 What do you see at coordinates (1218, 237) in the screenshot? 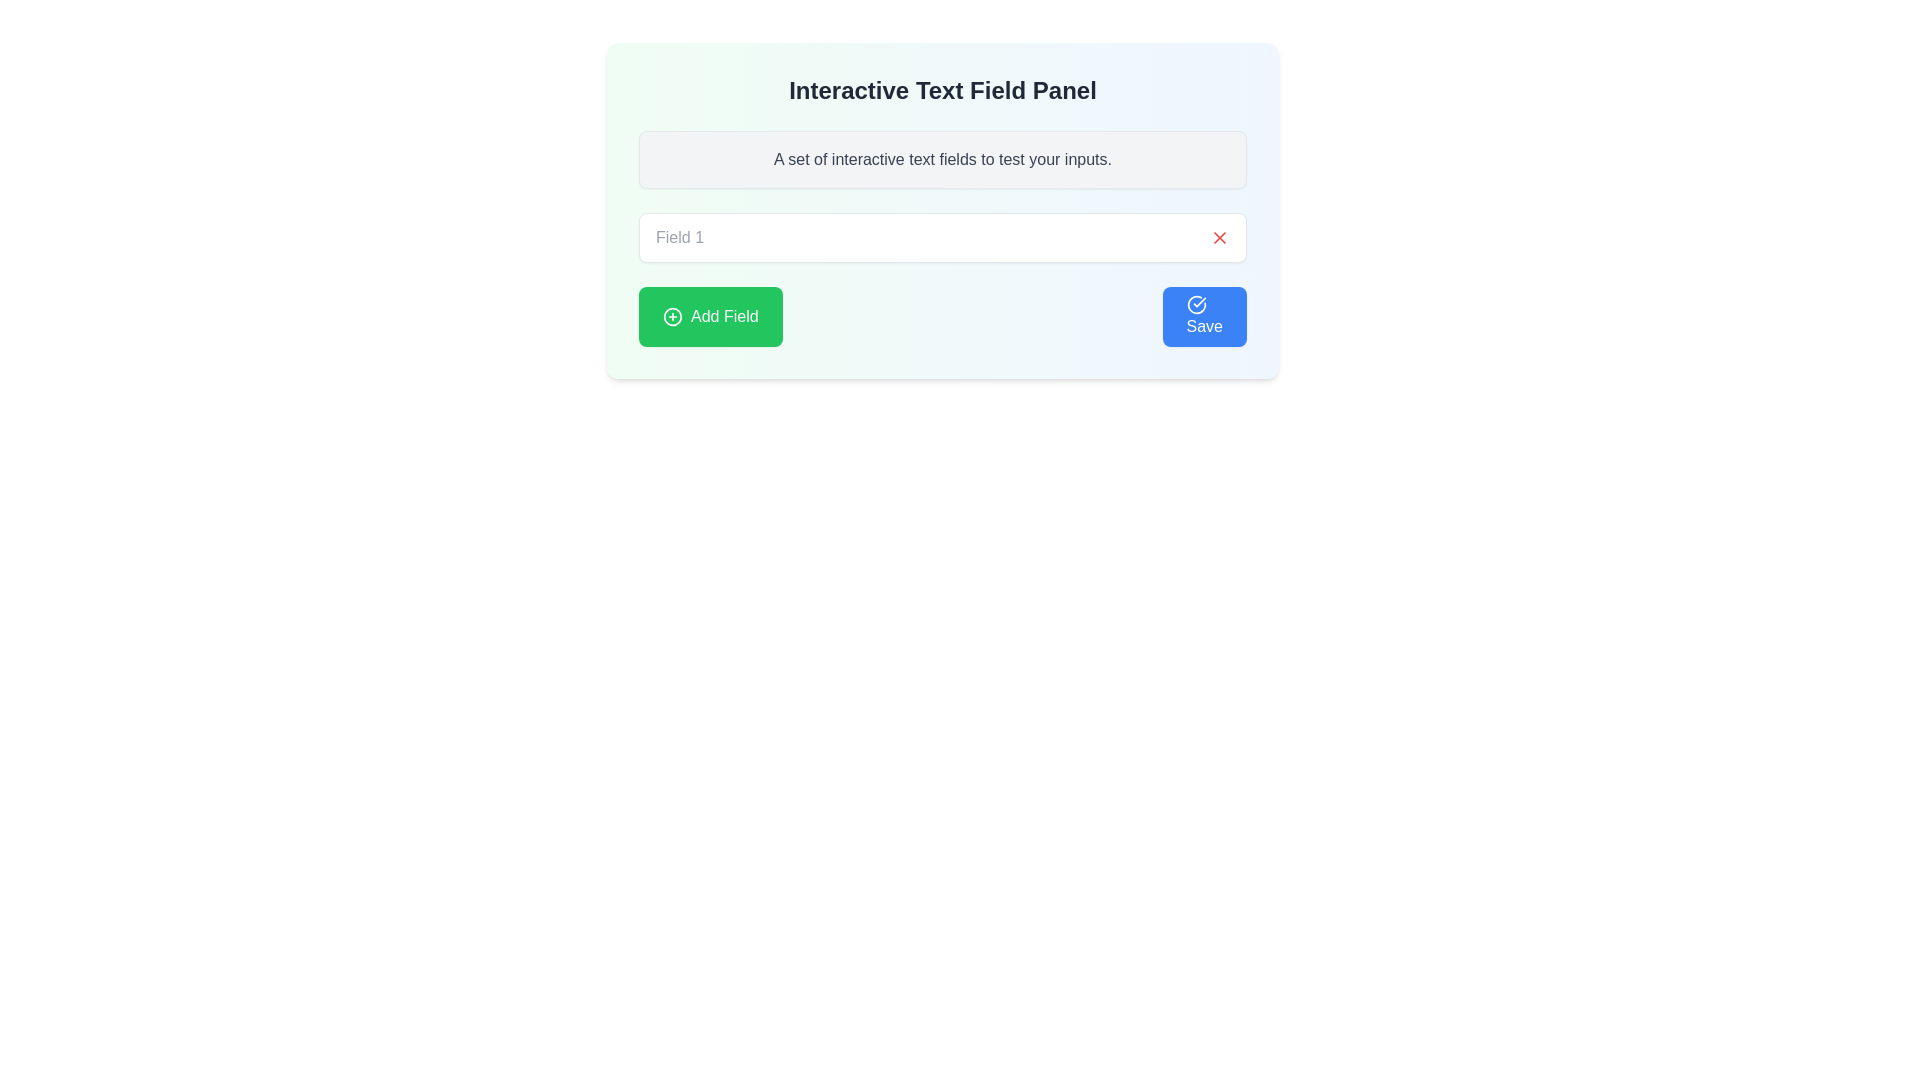
I see `the red 'X' icon button located on the right-hand side of the text input box labeled 'Field 1'` at bounding box center [1218, 237].